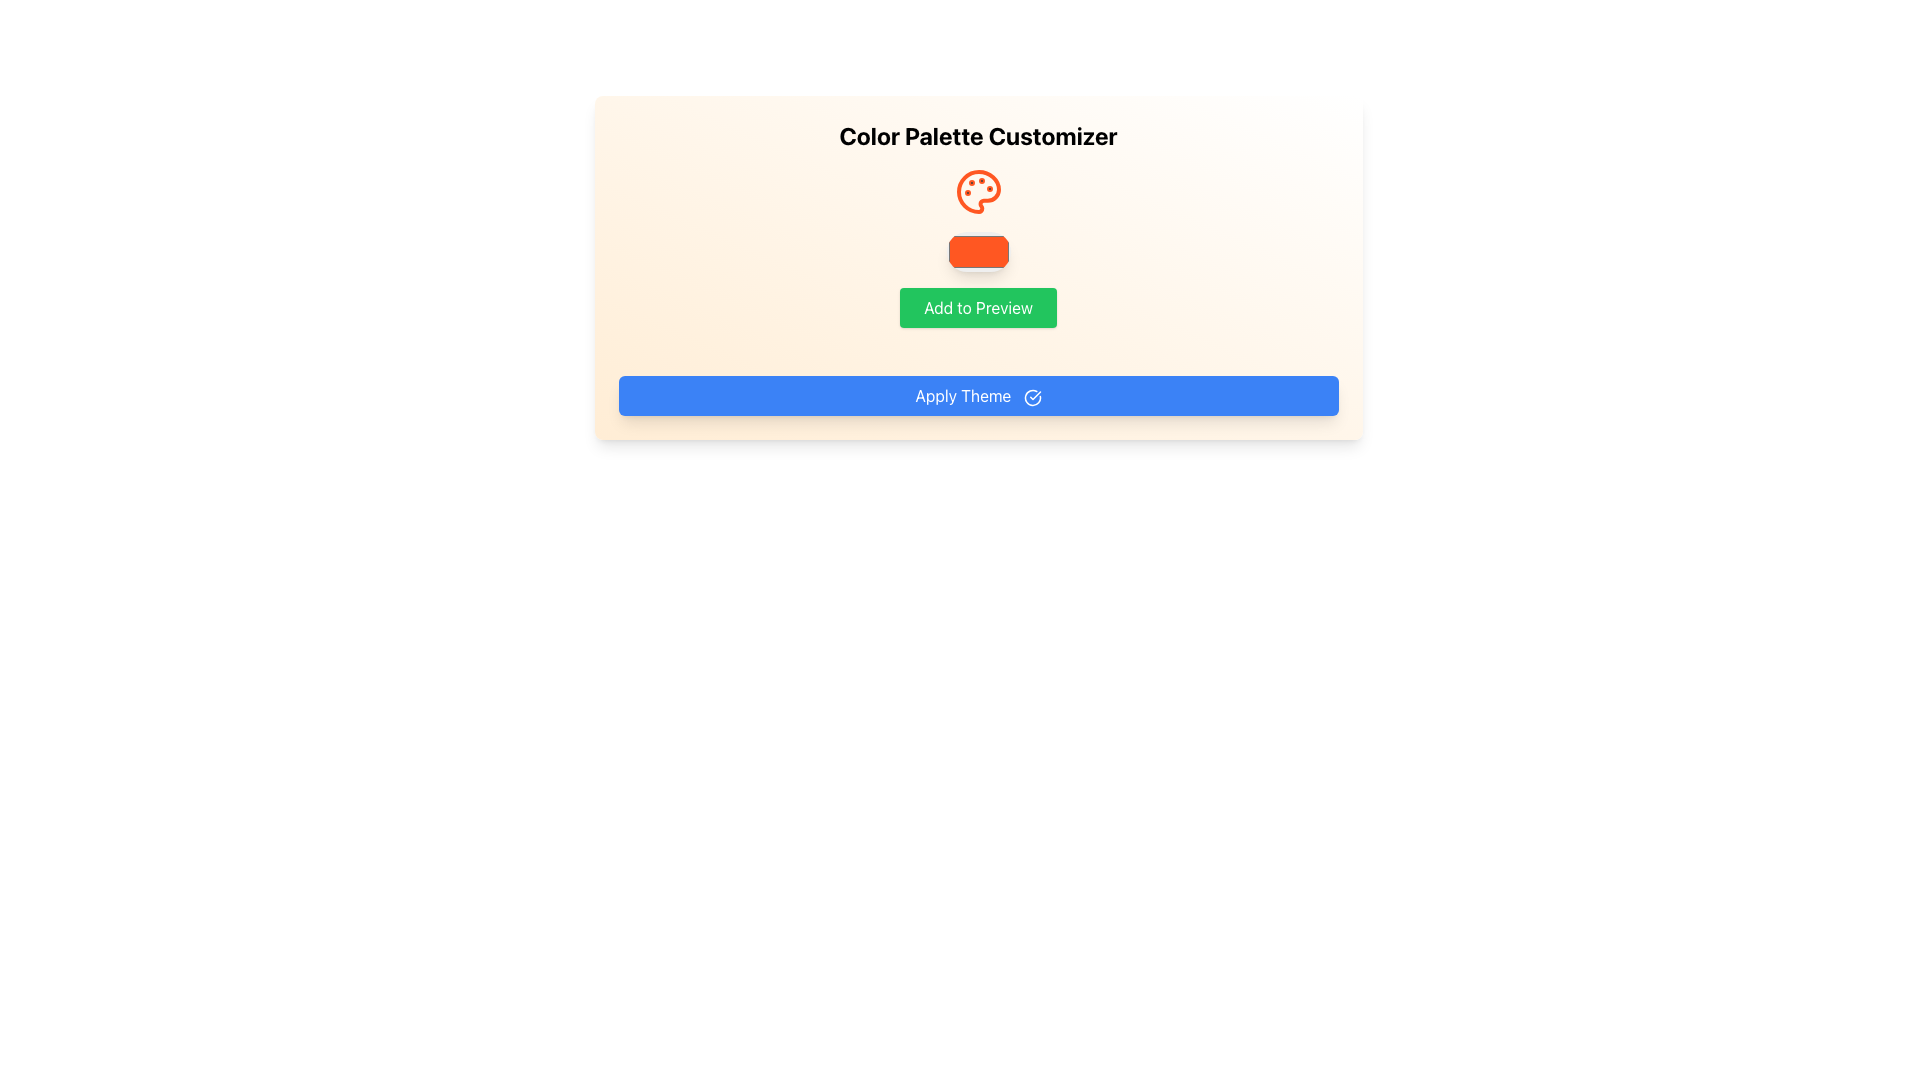  I want to click on the interactive color selection input, which is the second item among its siblings, so click(978, 250).